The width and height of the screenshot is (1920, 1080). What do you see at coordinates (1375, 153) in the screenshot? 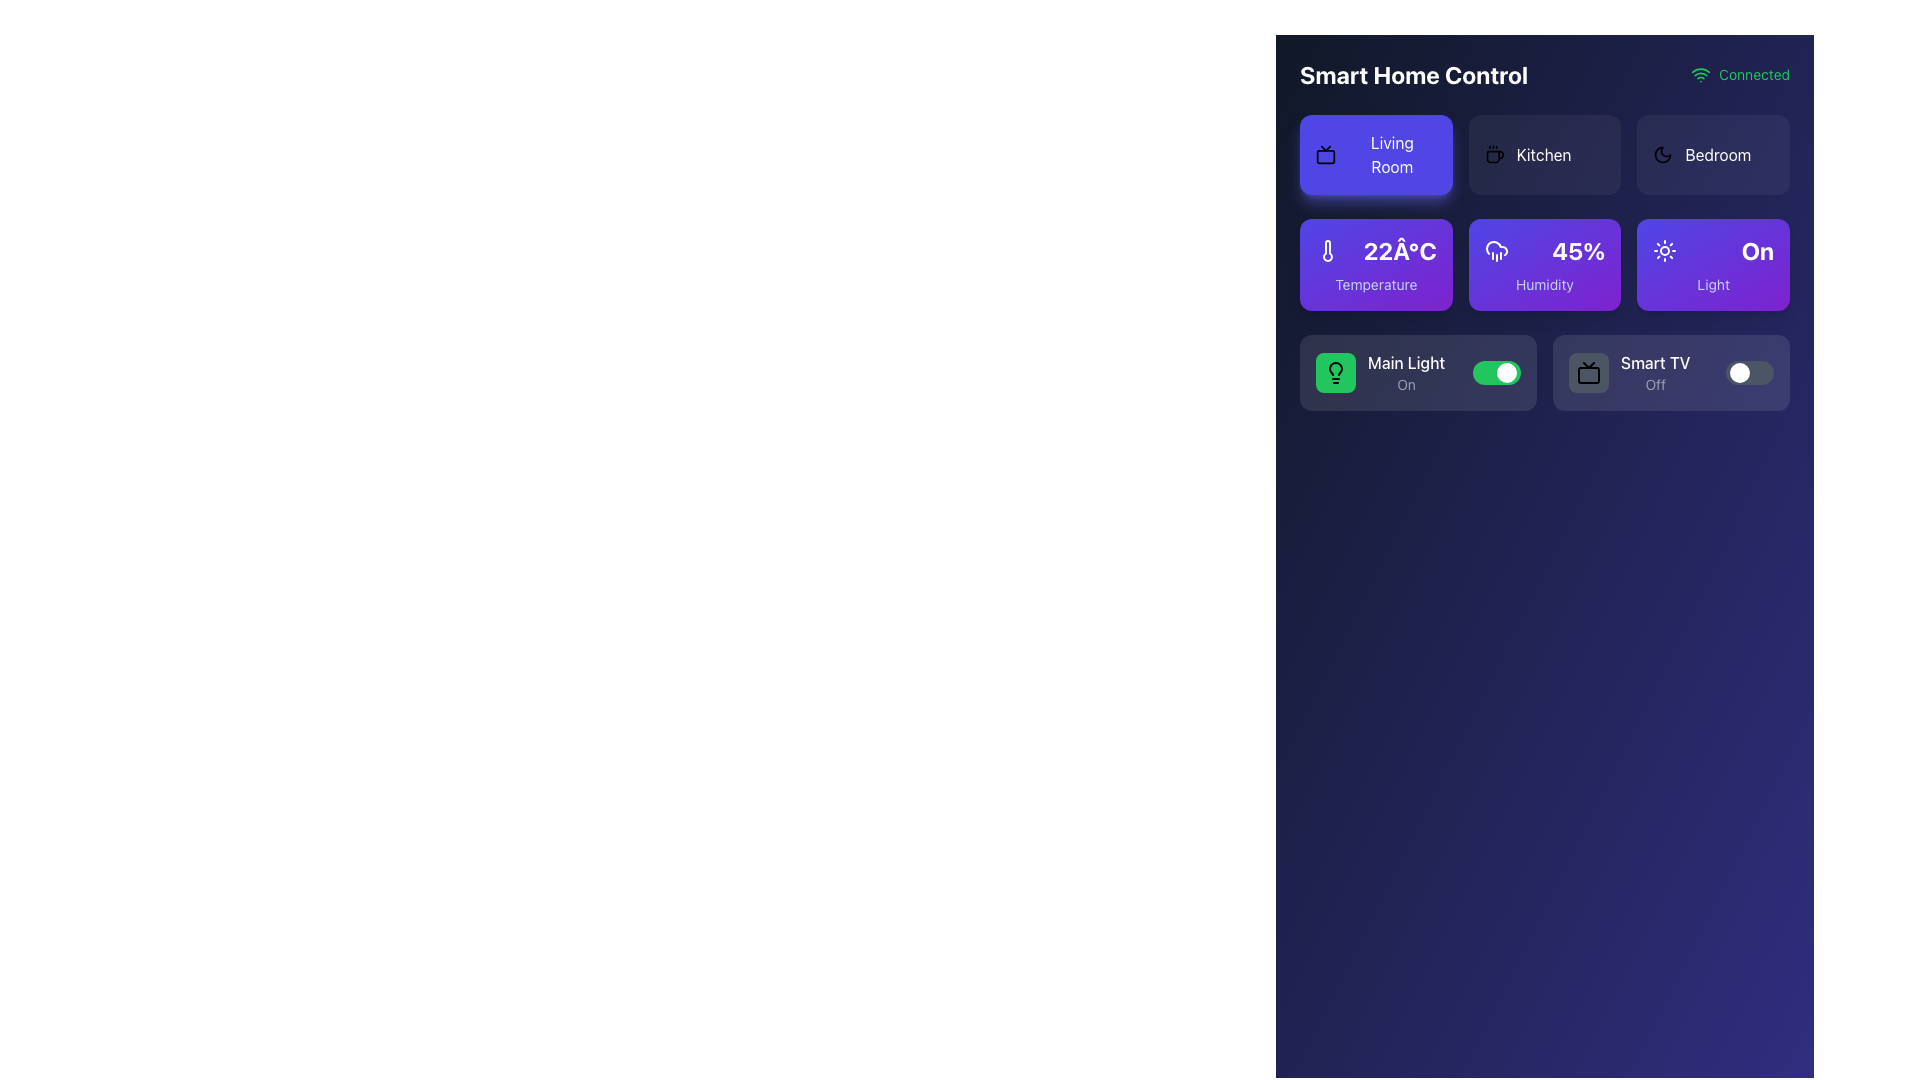
I see `the 'Living Room' button, which is a blue rectangular card with white text and a black TV icon, located at the top left corner of the card grouping` at bounding box center [1375, 153].